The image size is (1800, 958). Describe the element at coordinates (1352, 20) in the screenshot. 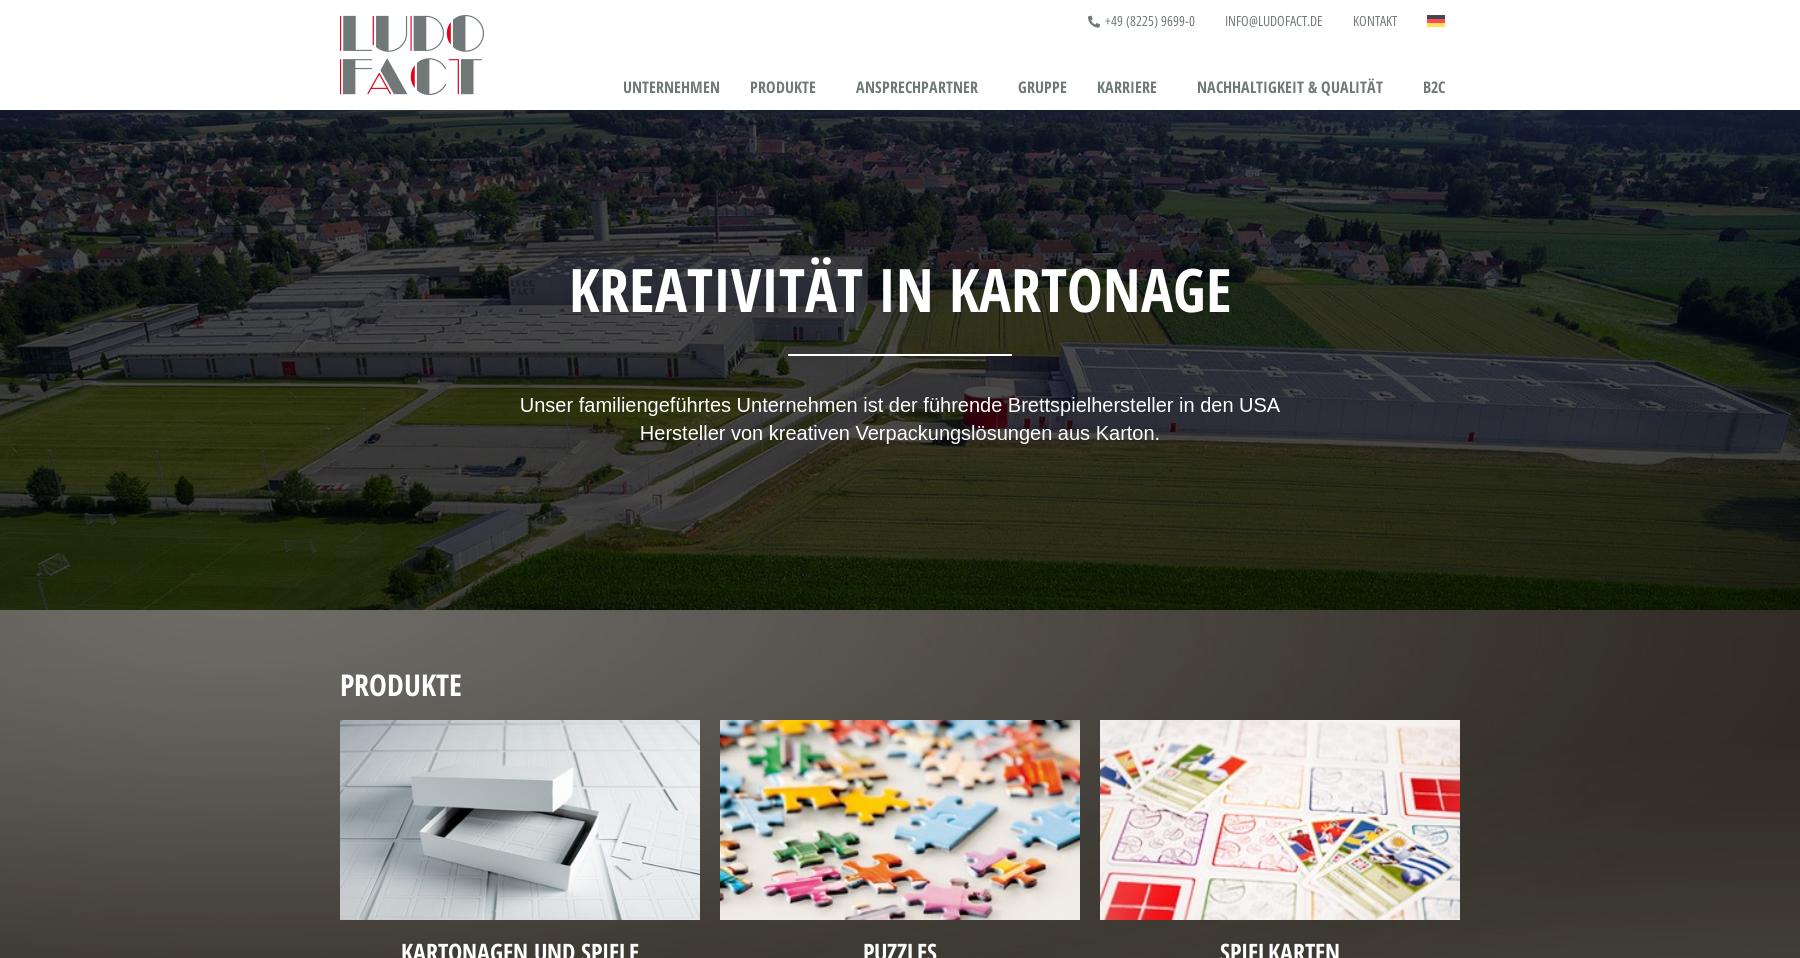

I see `'Kontakt'` at that location.